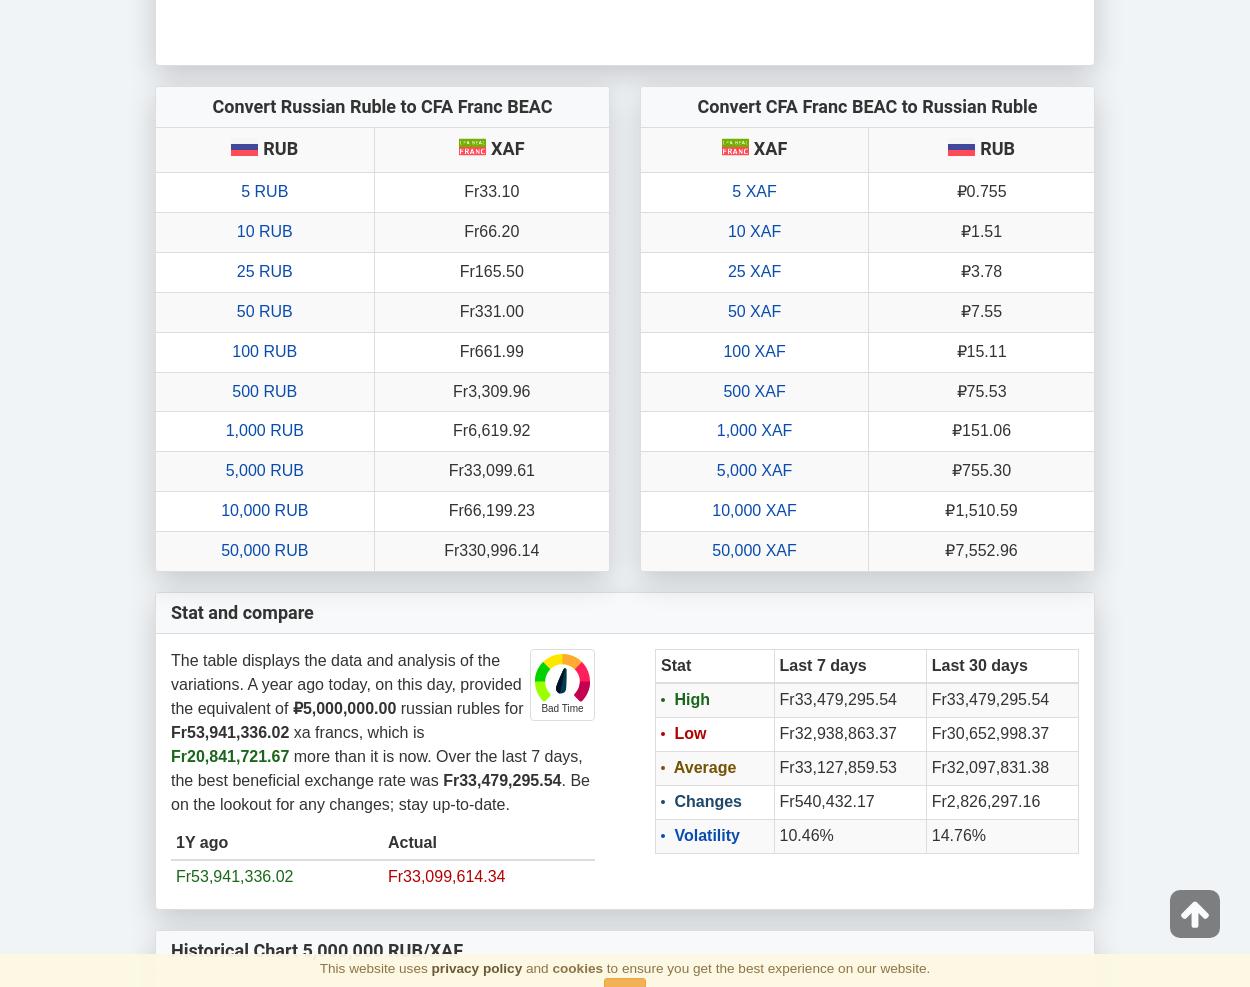  What do you see at coordinates (490, 390) in the screenshot?
I see `'Fr3,309.96'` at bounding box center [490, 390].